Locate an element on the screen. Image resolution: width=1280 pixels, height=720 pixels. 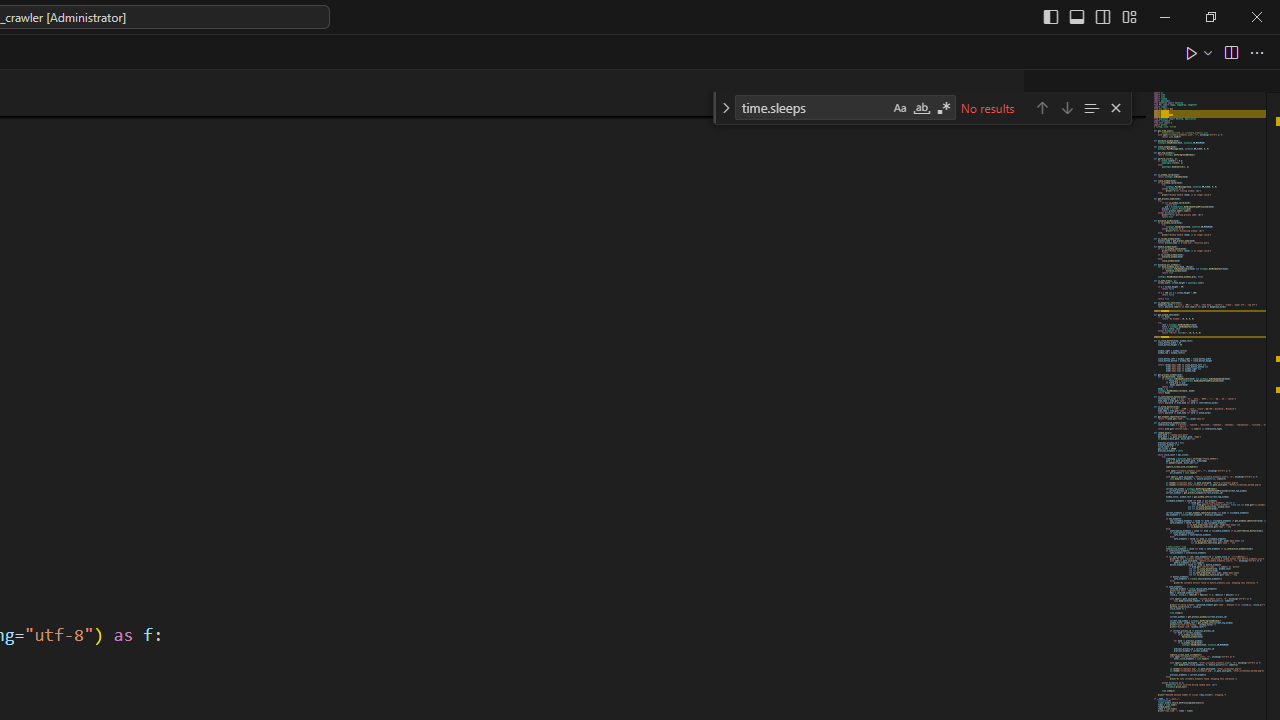
'Close (Escape)' is located at coordinates (1114, 108).